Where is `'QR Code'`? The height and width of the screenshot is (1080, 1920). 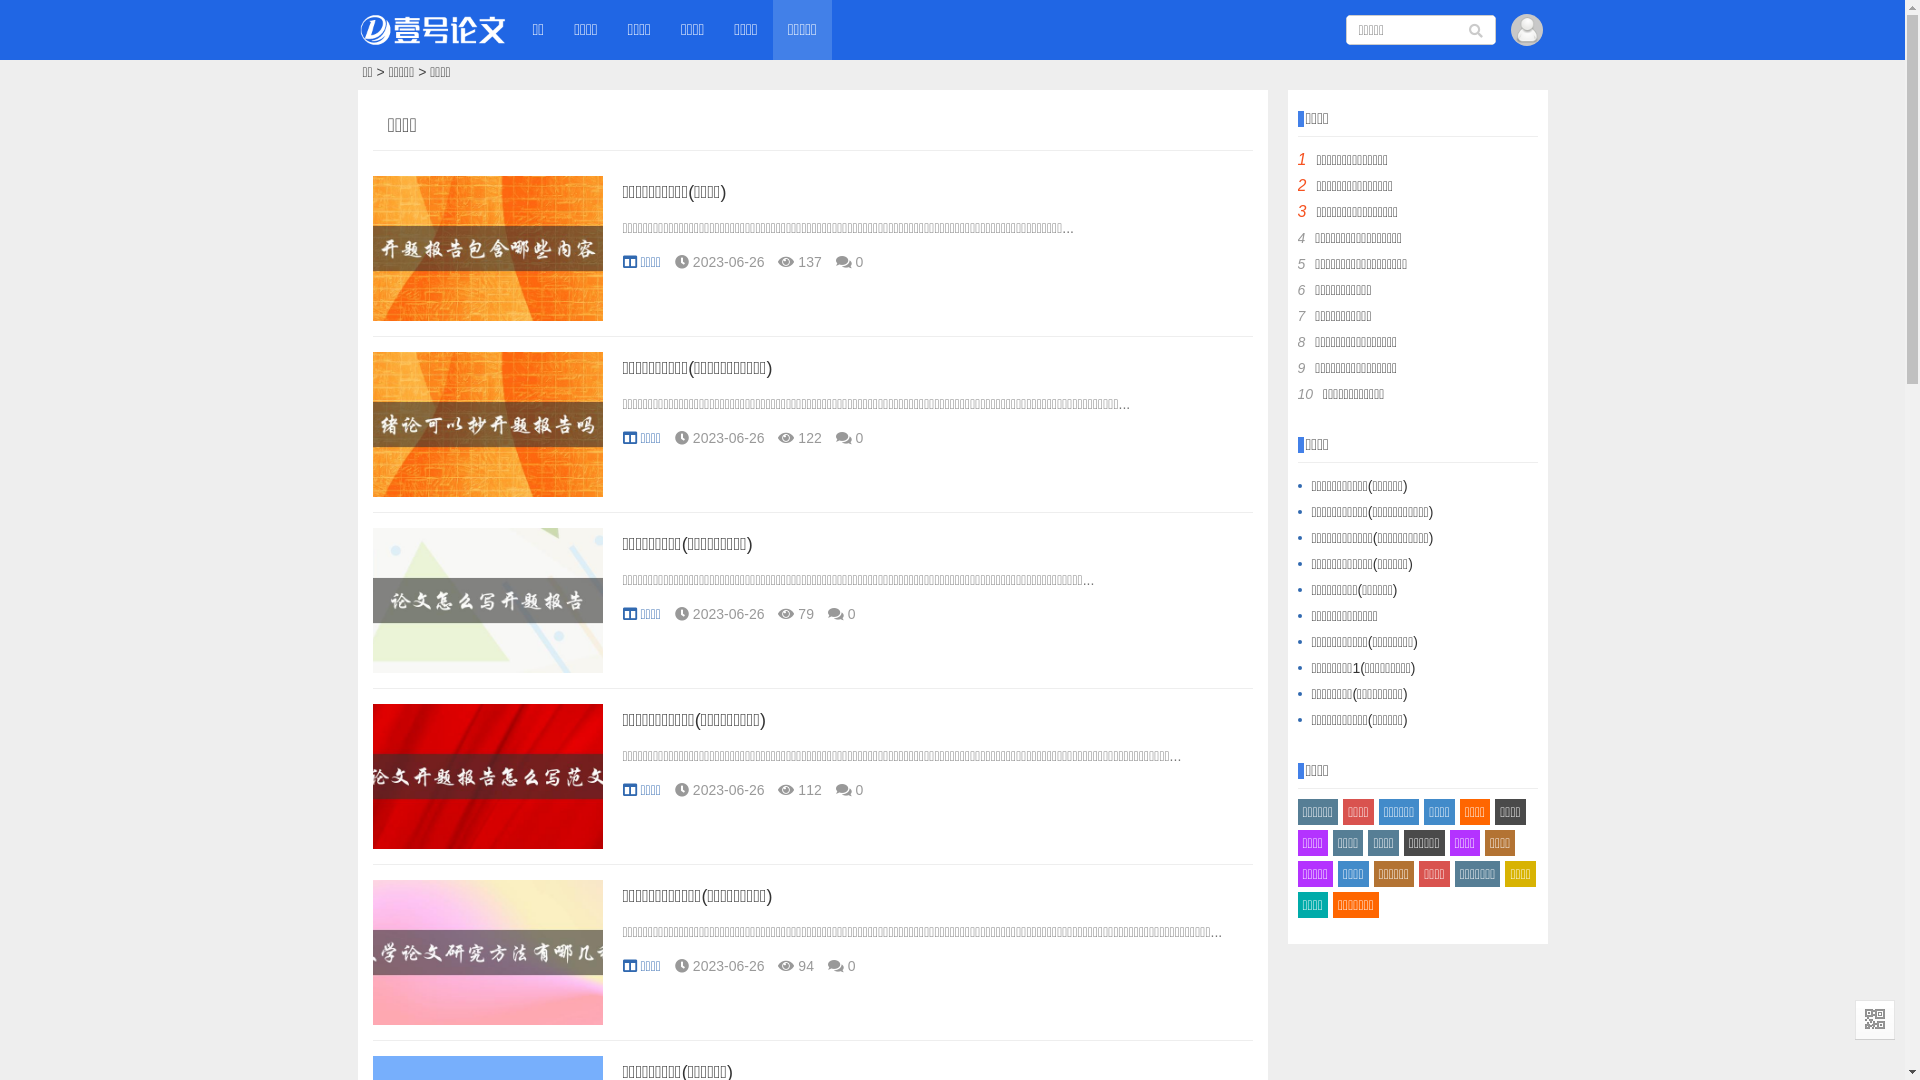
'QR Code' is located at coordinates (1874, 1019).